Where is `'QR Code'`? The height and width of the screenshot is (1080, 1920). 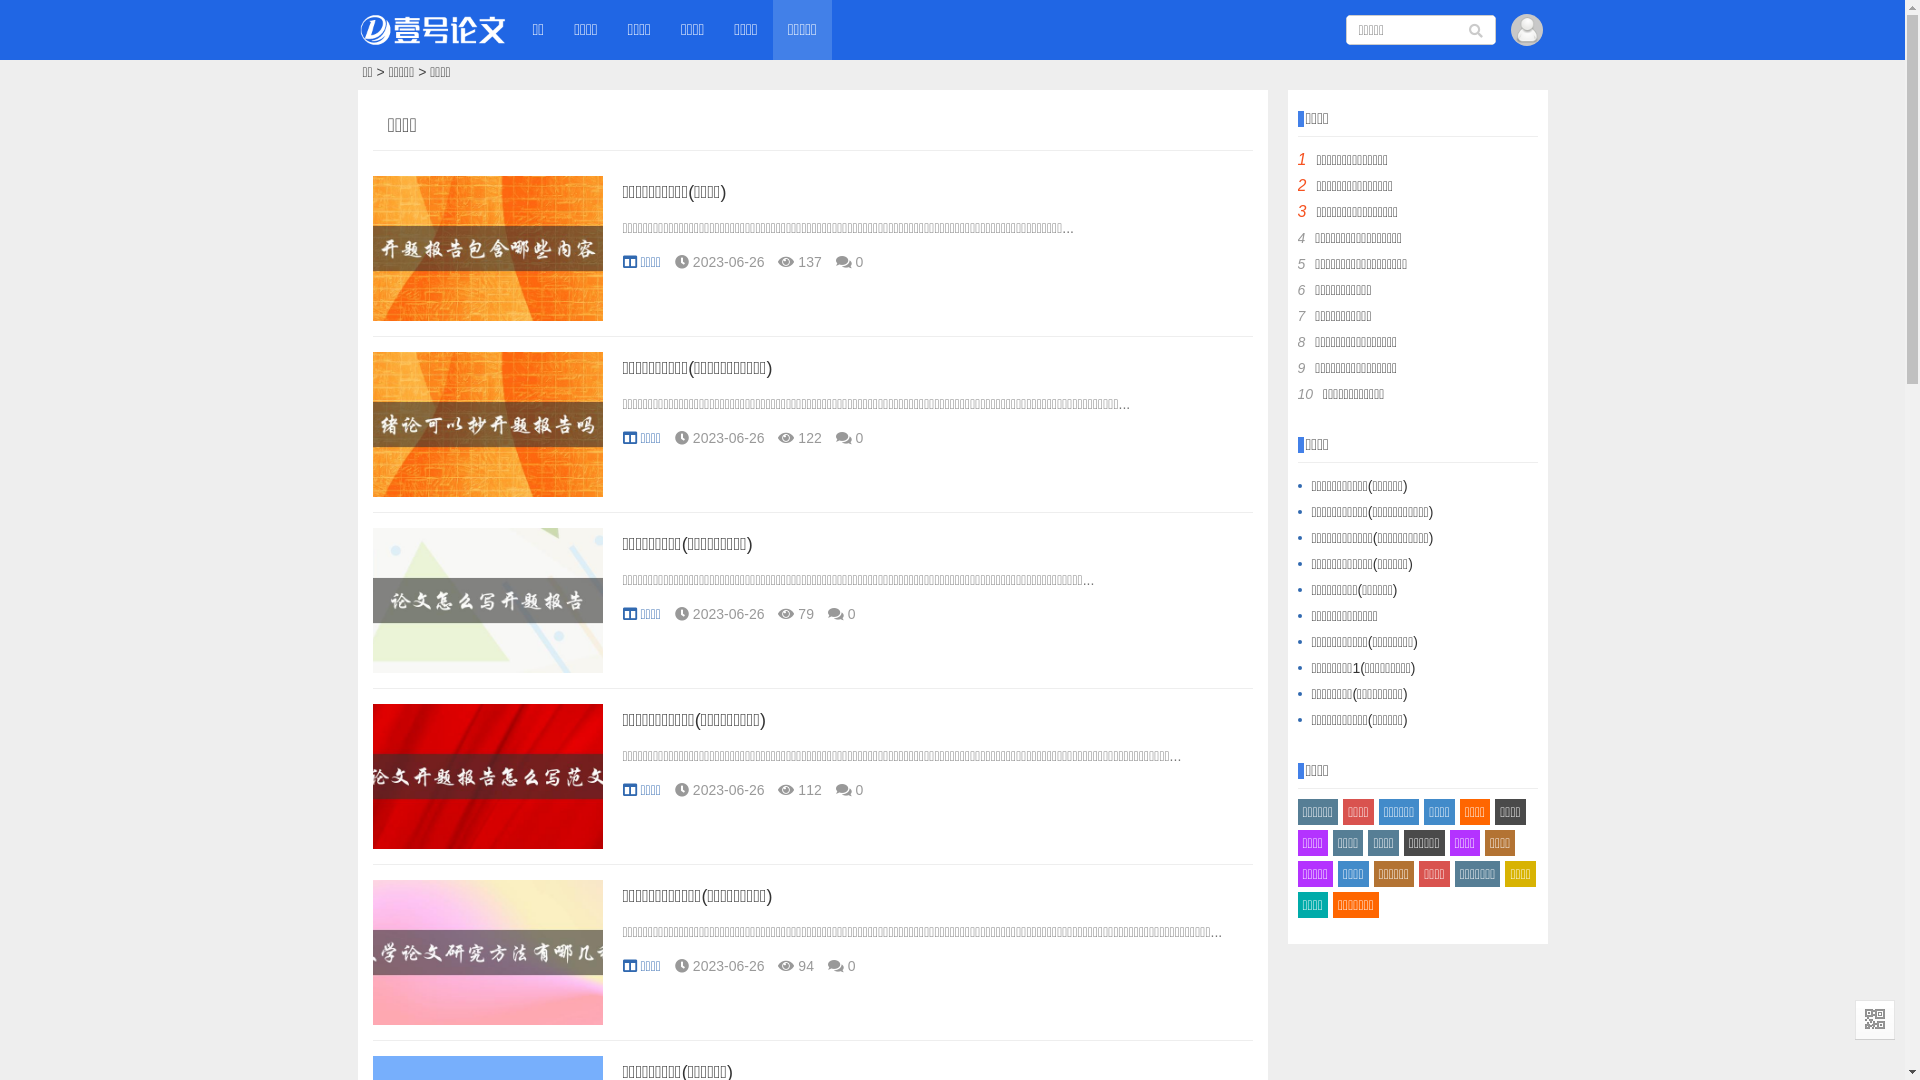
'QR Code' is located at coordinates (1874, 1019).